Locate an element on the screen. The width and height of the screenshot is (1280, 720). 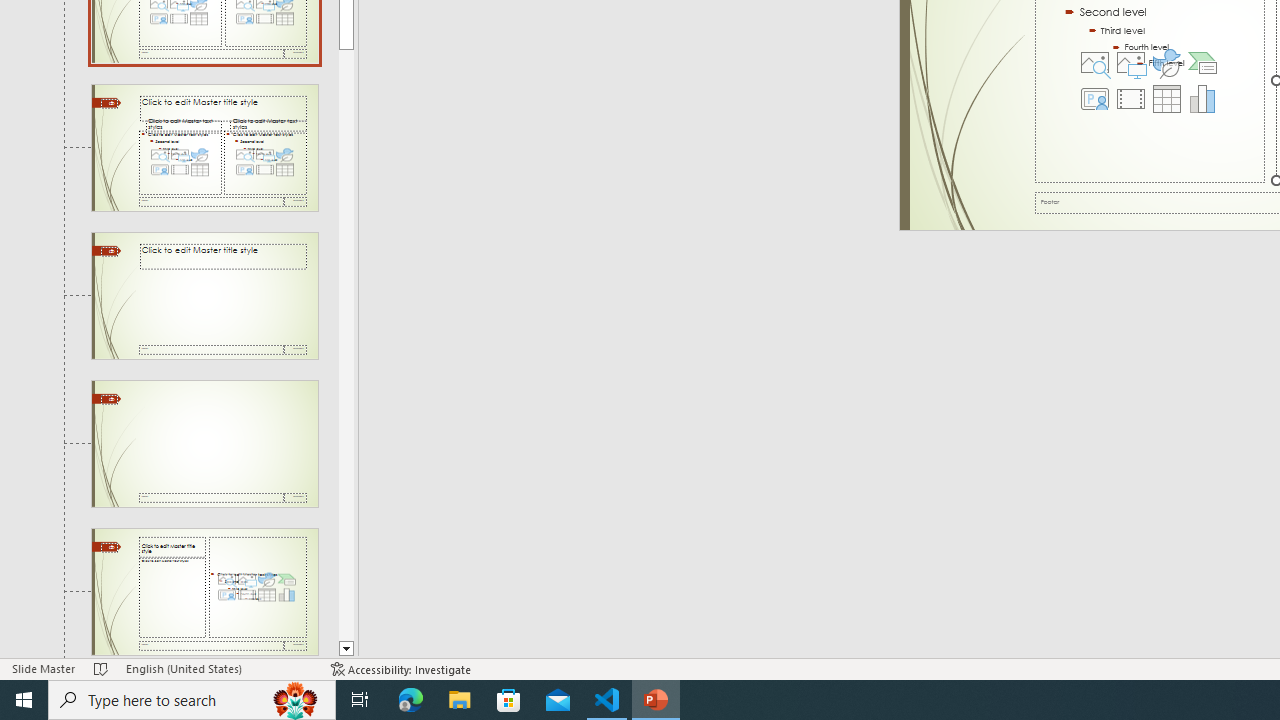
'Insert Chart' is located at coordinates (1201, 99).